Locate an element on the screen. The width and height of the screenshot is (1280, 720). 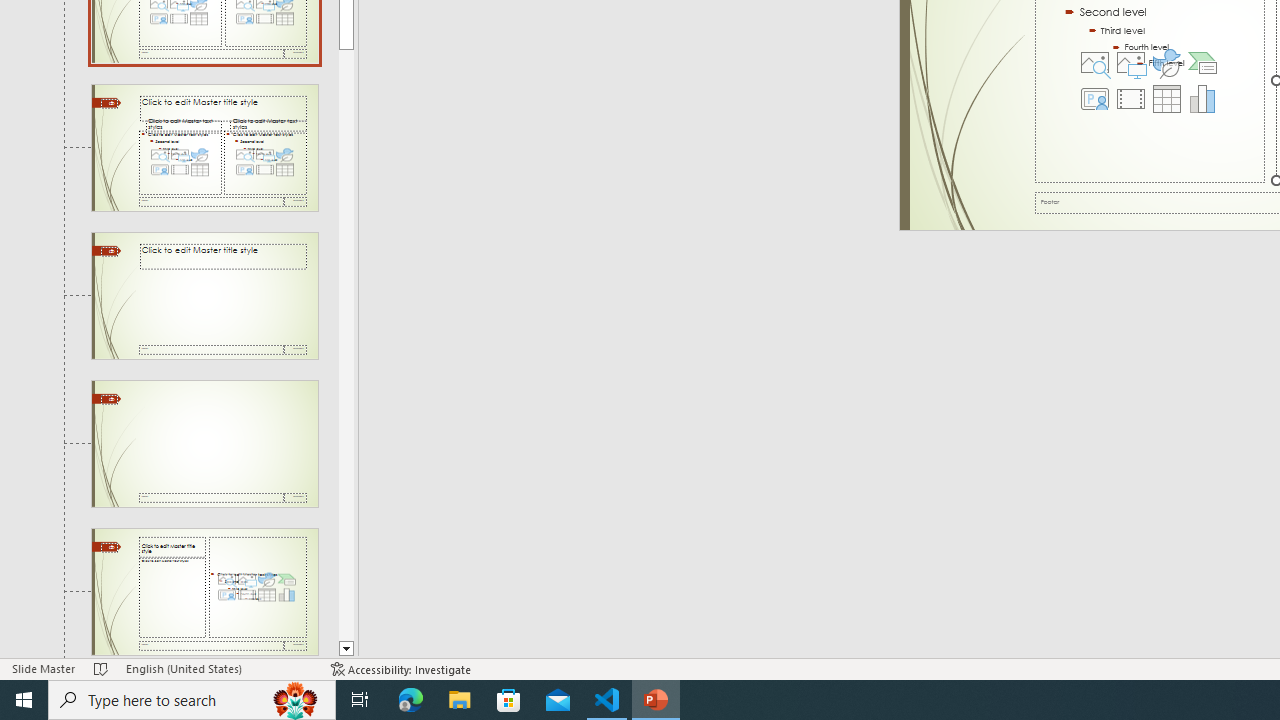
'Insert Chart' is located at coordinates (1201, 99).